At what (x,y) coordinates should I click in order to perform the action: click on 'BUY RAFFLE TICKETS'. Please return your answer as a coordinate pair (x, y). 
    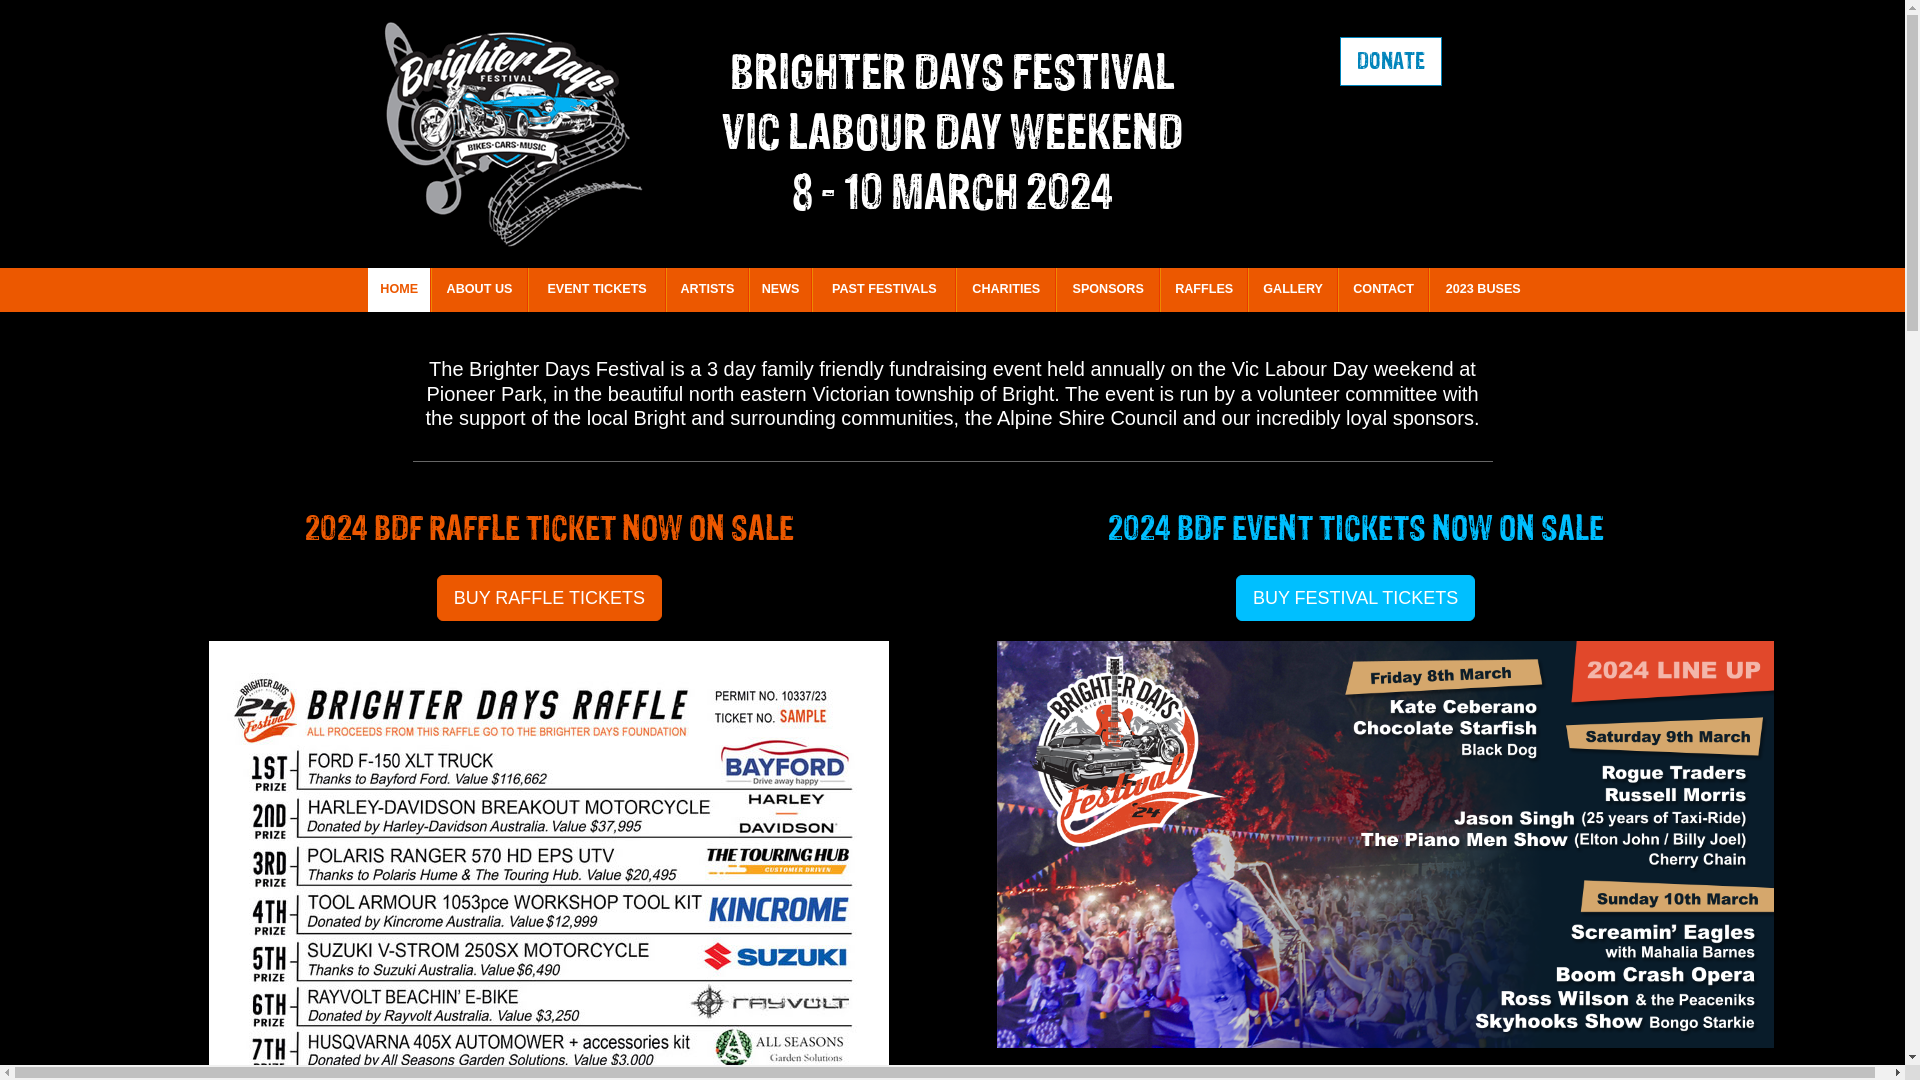
    Looking at the image, I should click on (549, 596).